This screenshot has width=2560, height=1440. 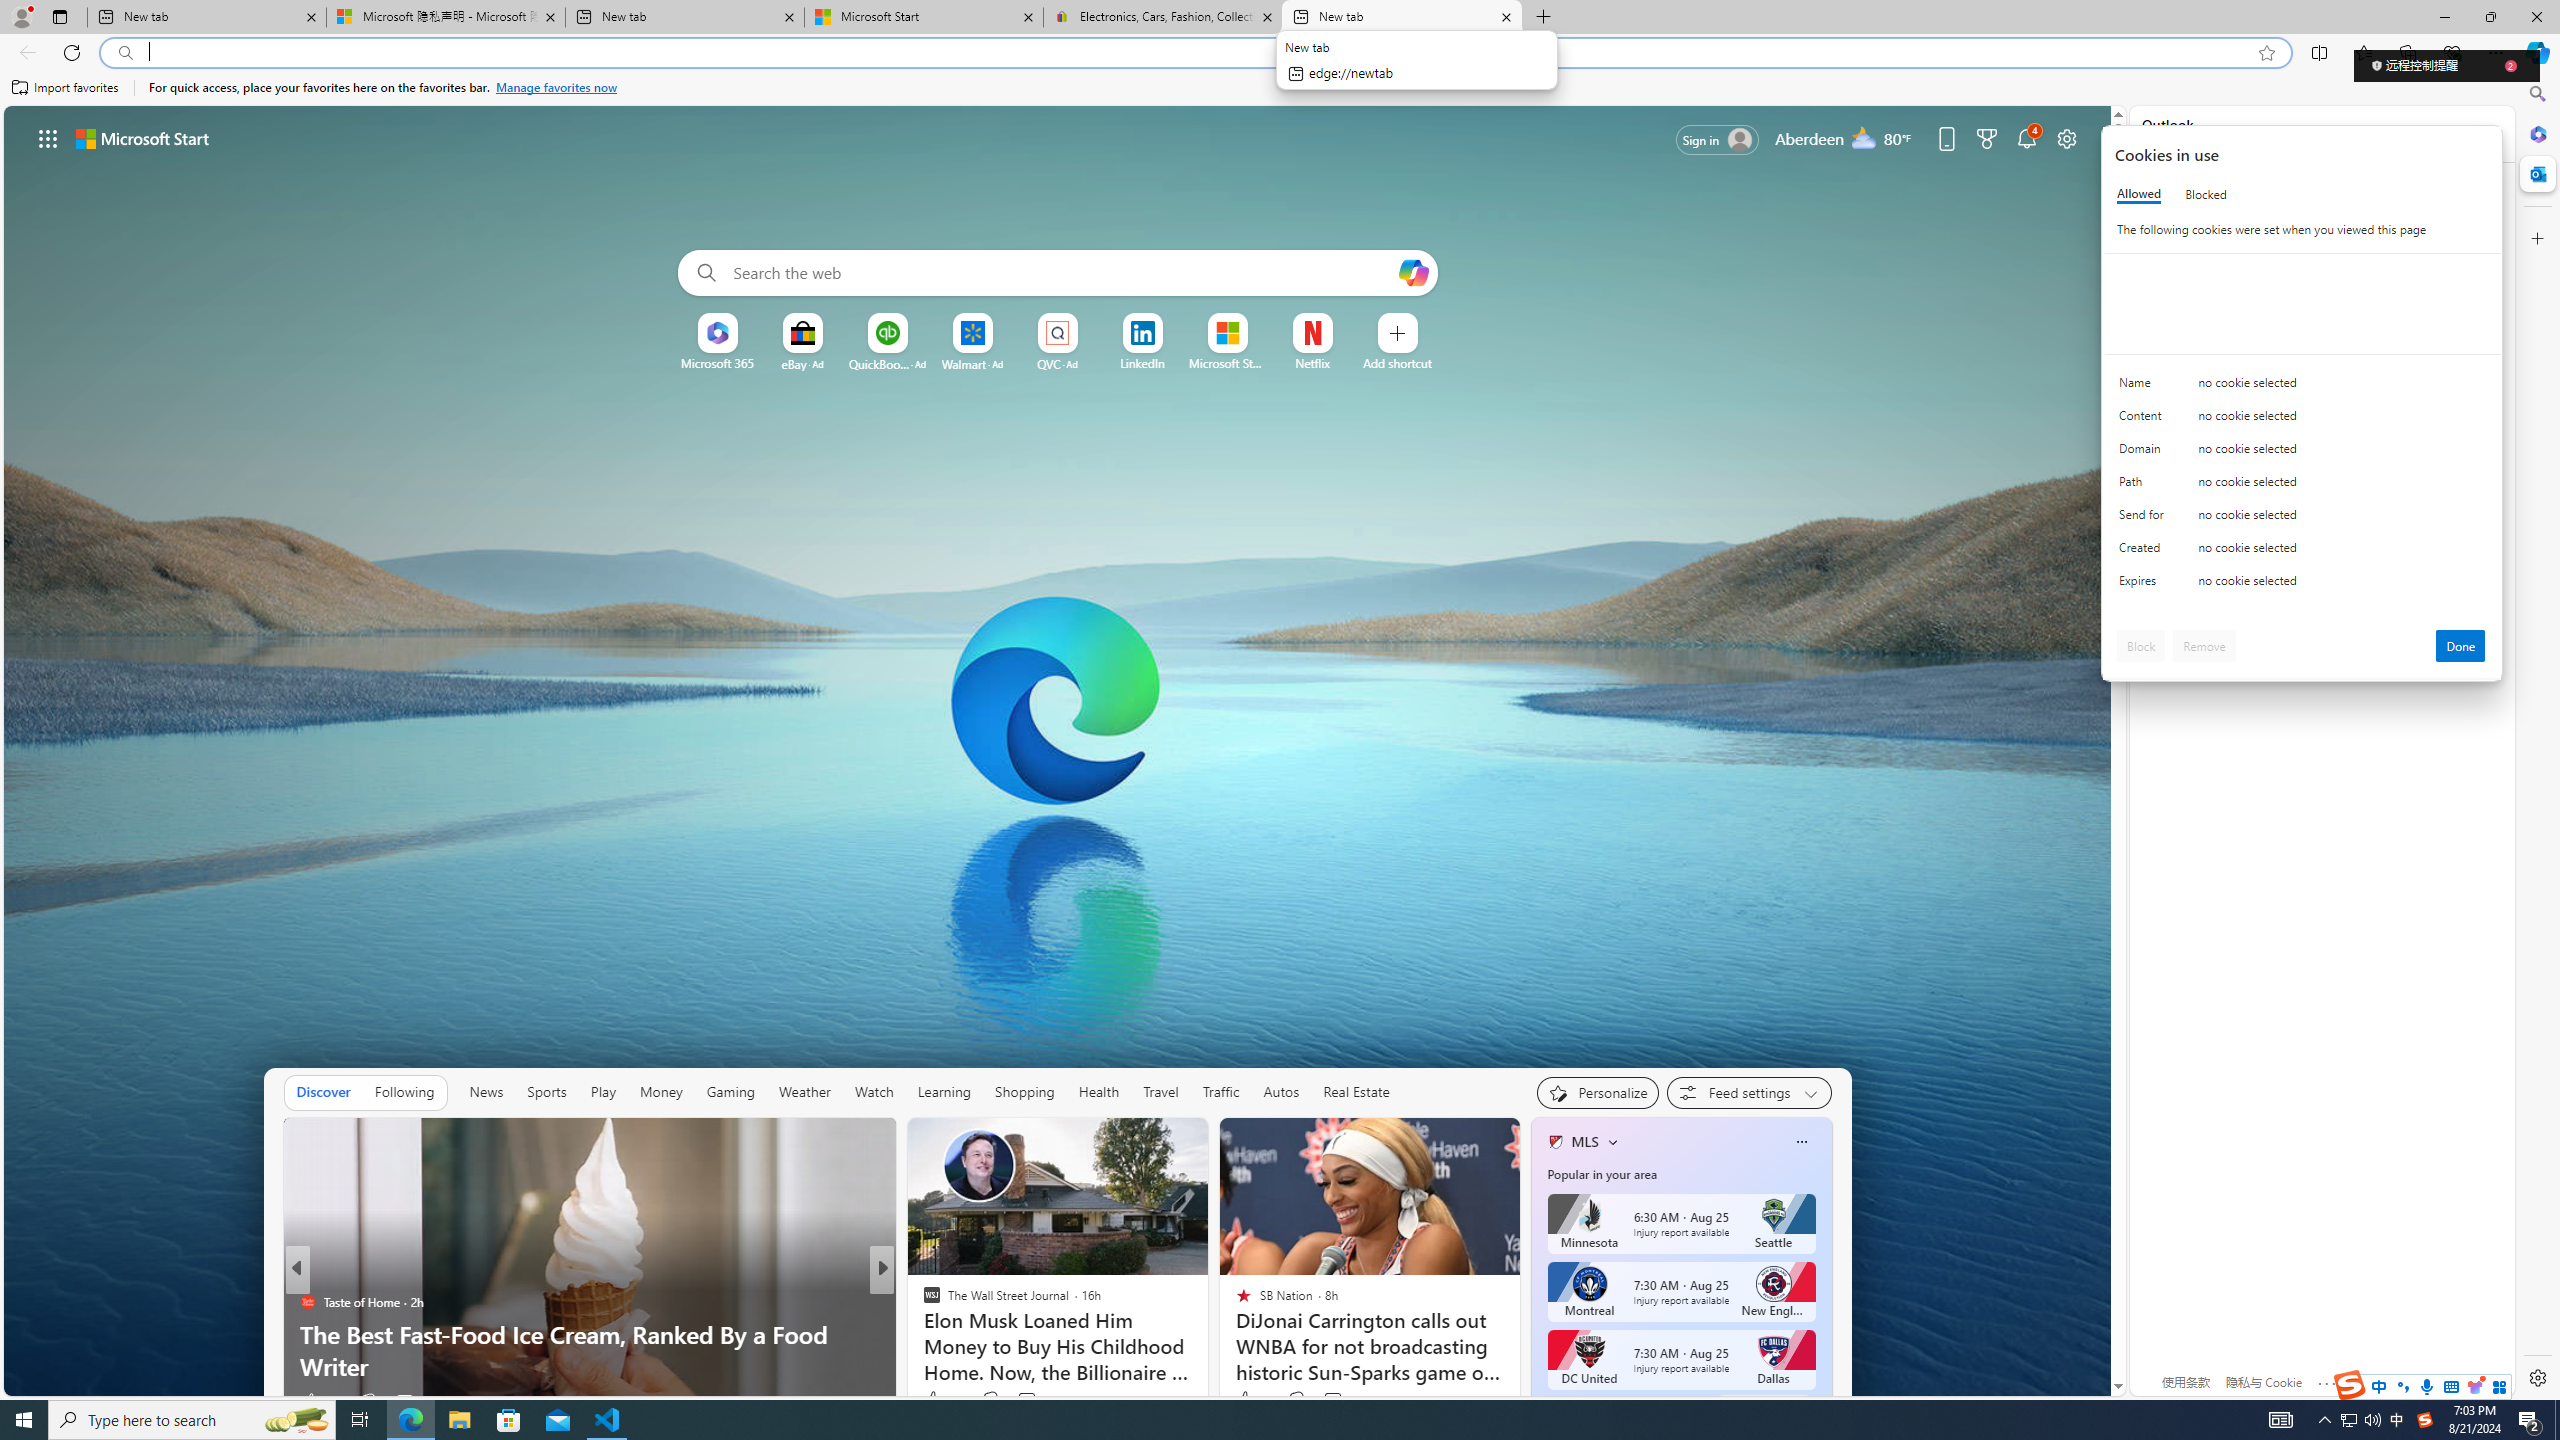 I want to click on '445 Like', so click(x=935, y=1401).